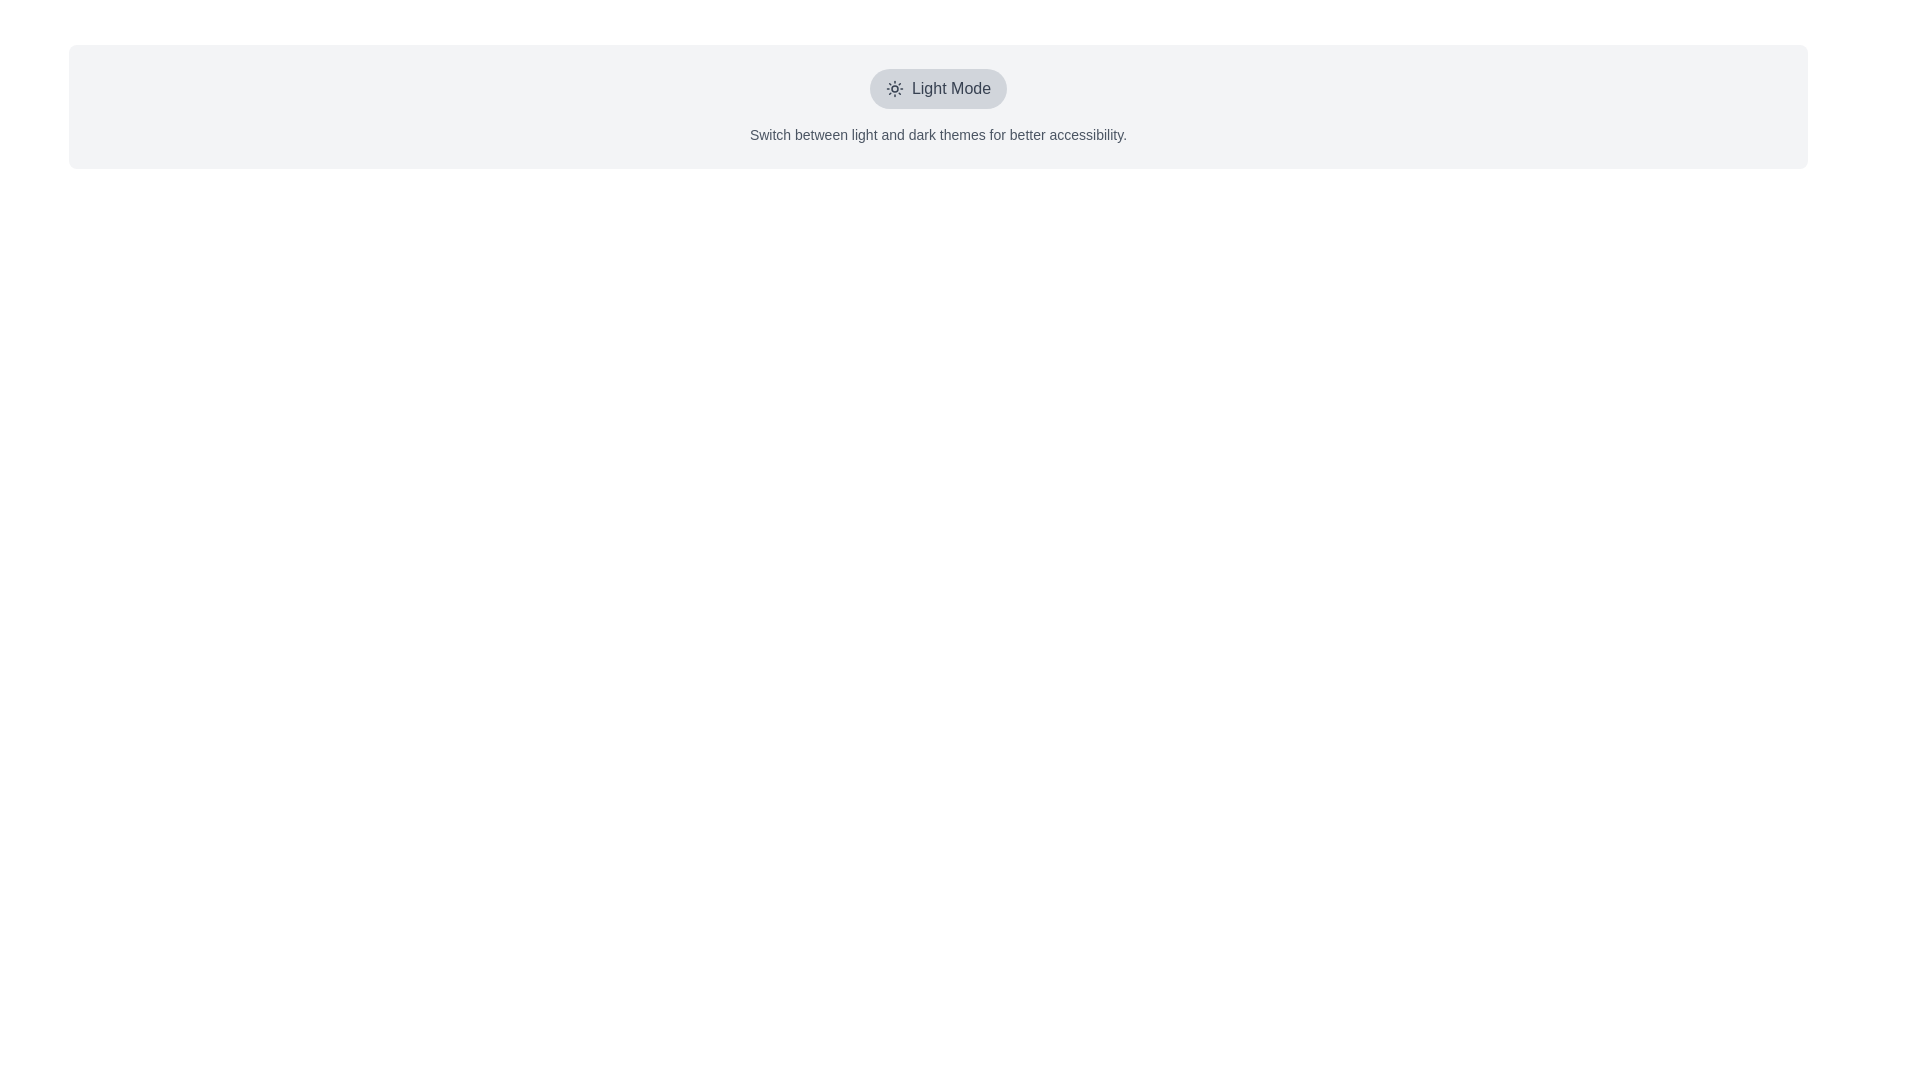  What do you see at coordinates (937, 135) in the screenshot?
I see `the text label that contains the snippet 'Switch between light and dark themes for better accessibility.' which is styled in small gray font and located beneath the 'Light Mode' text` at bounding box center [937, 135].